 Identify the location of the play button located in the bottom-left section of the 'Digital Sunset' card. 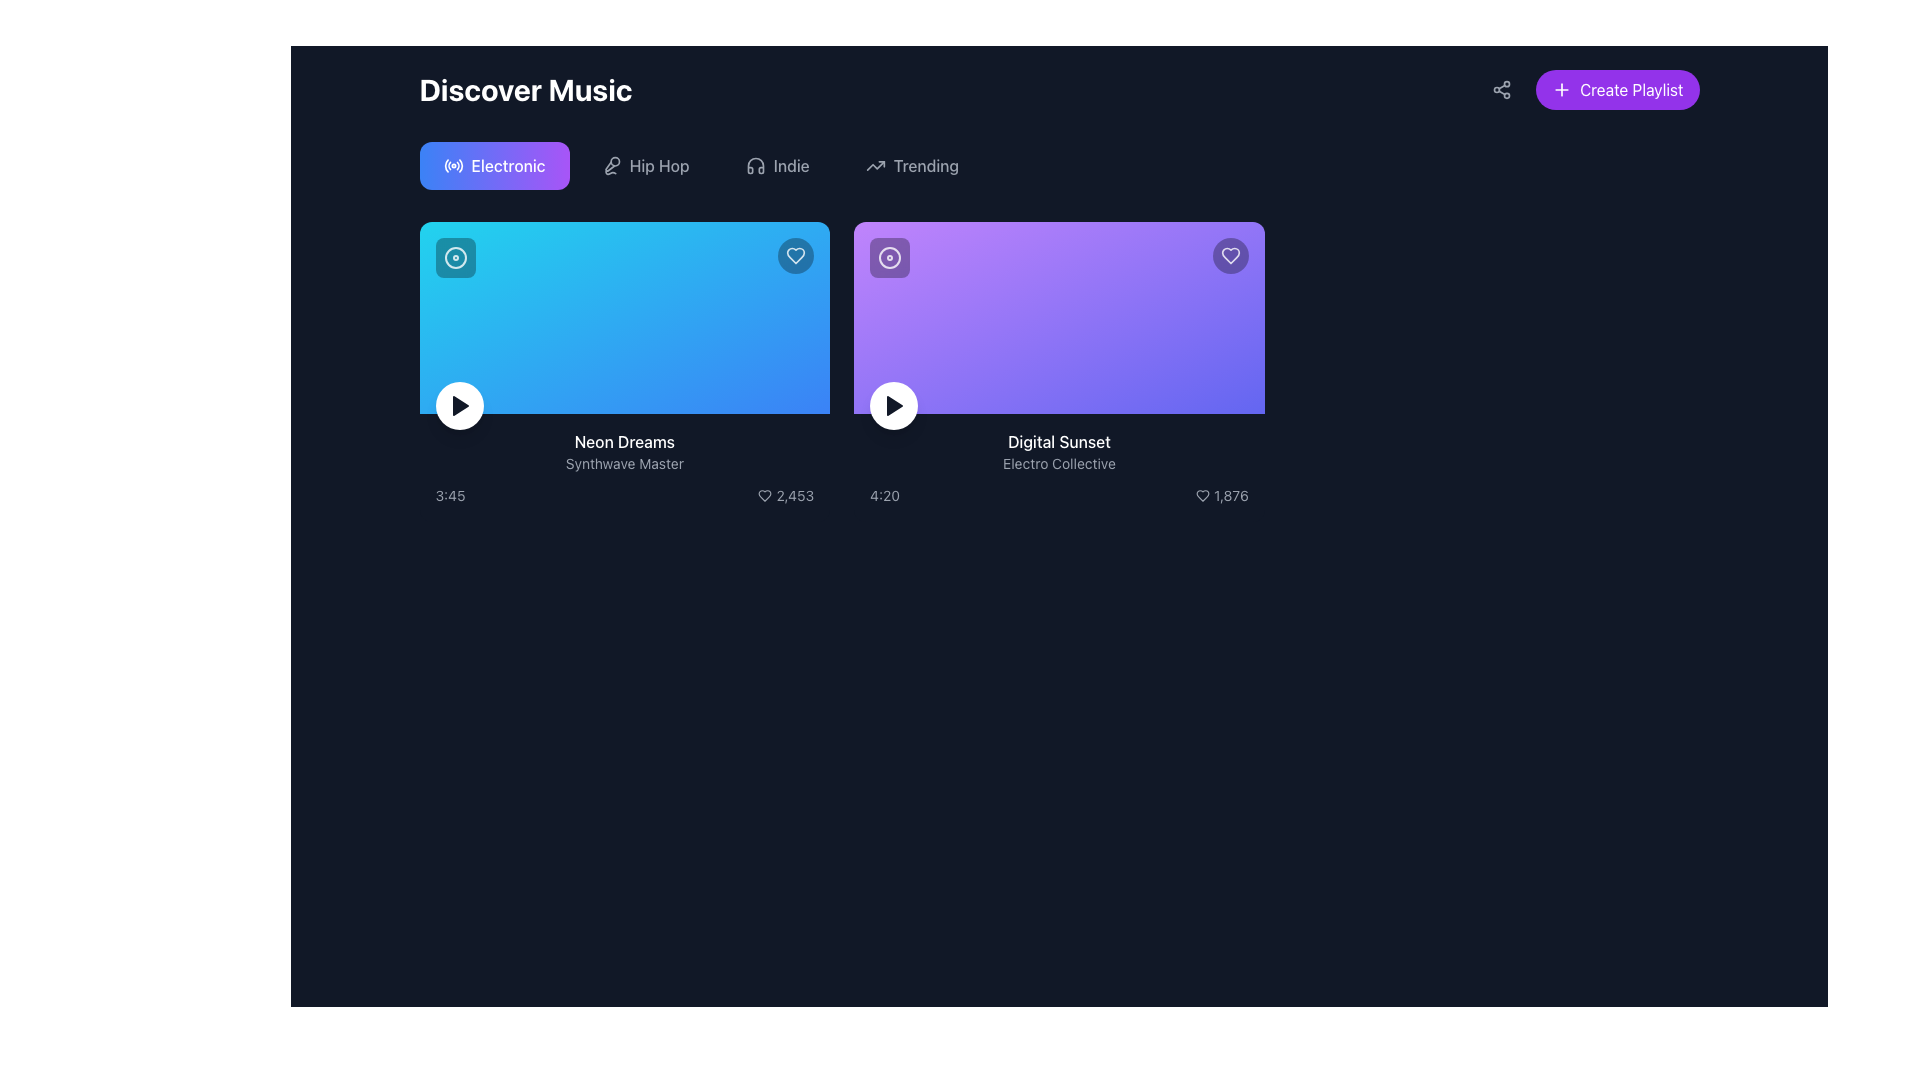
(893, 405).